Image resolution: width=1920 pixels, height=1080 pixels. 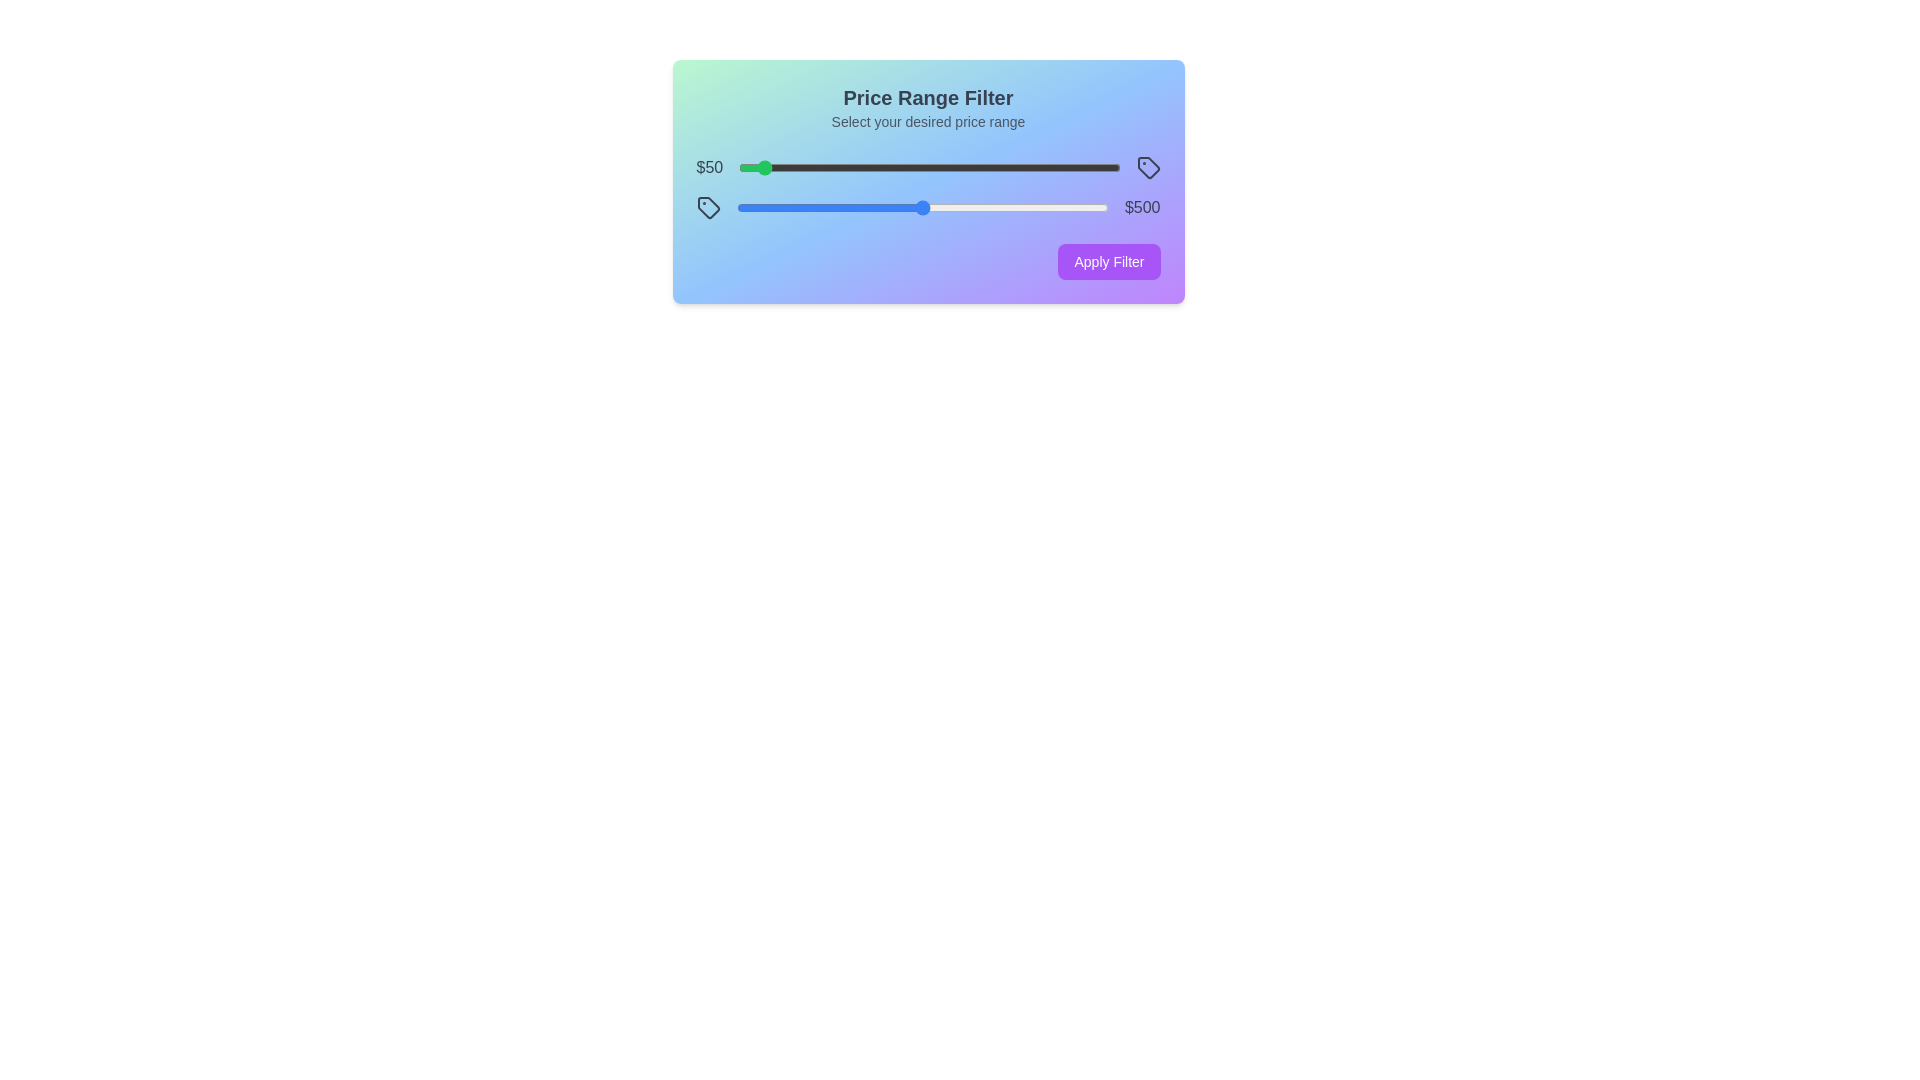 What do you see at coordinates (993, 208) in the screenshot?
I see `the maximum price slider to 691` at bounding box center [993, 208].